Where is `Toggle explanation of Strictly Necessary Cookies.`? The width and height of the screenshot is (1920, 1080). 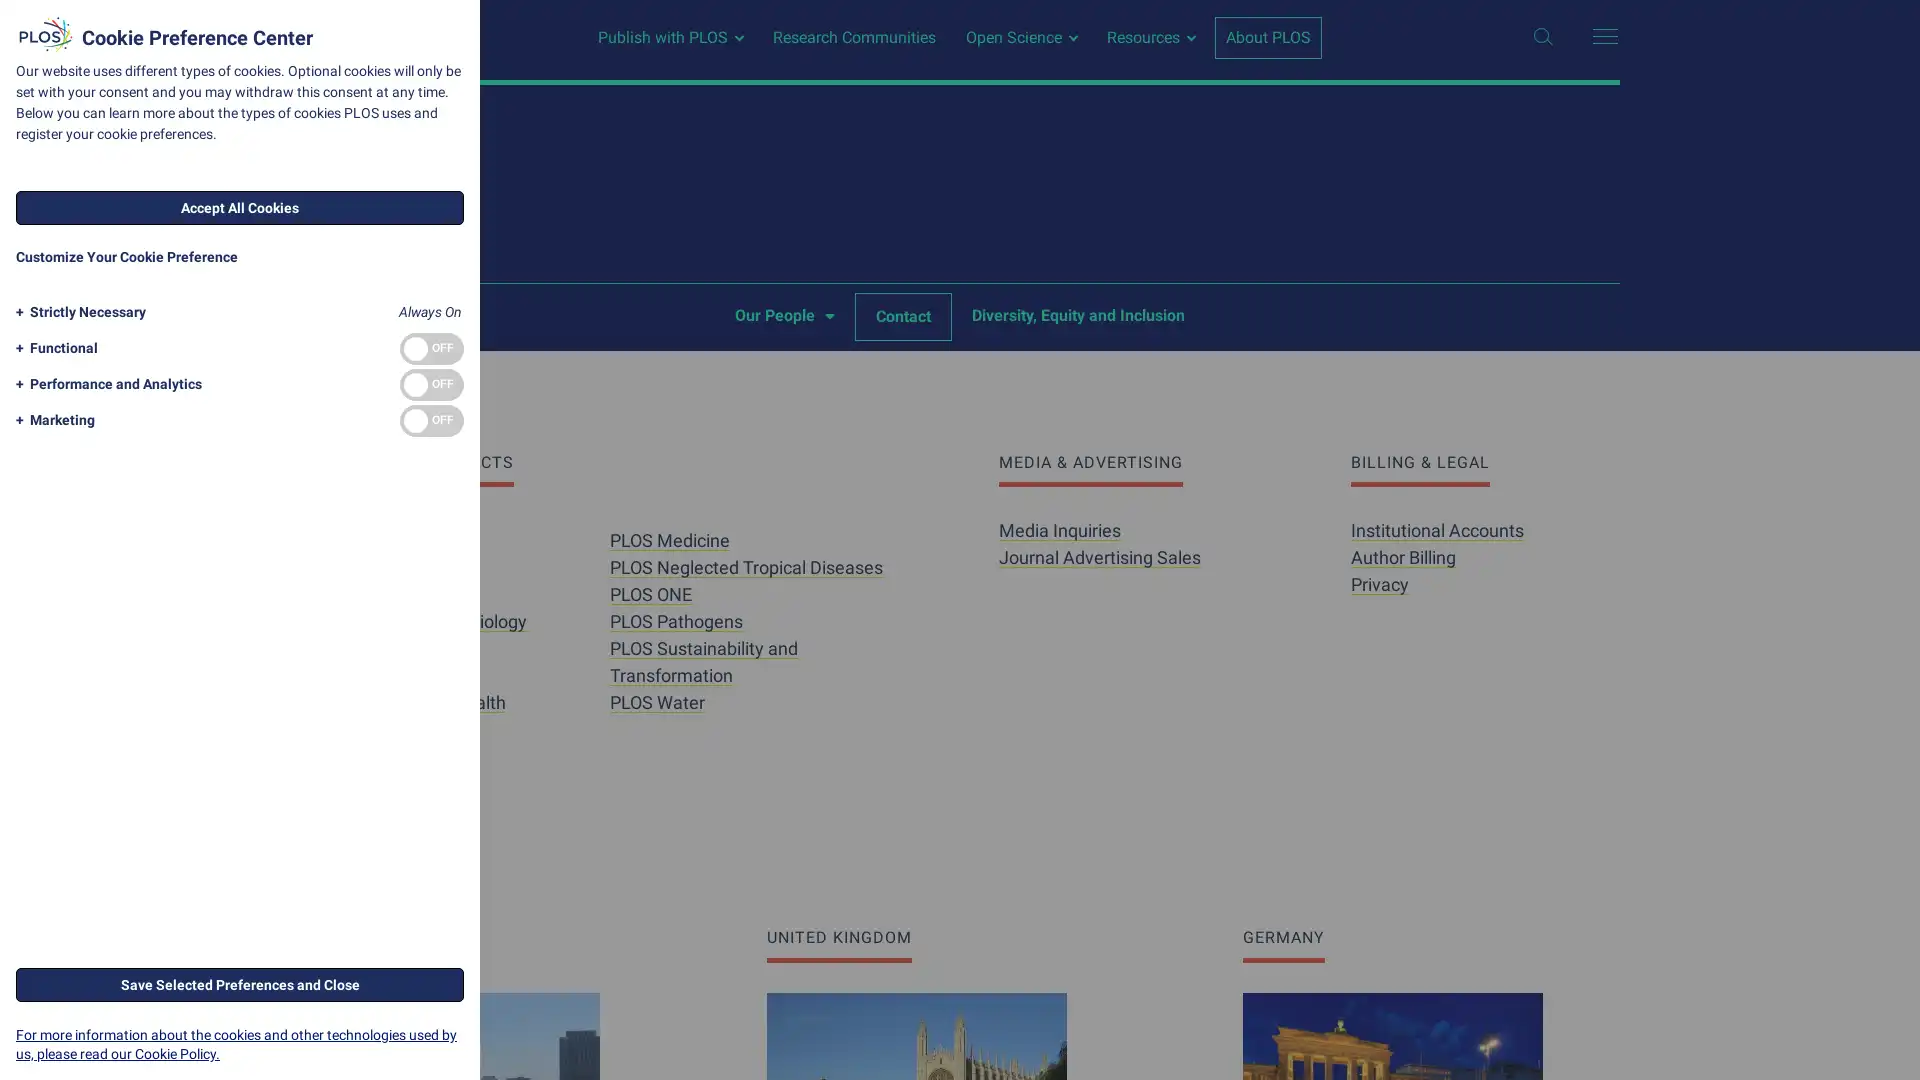 Toggle explanation of Strictly Necessary Cookies. is located at coordinates (77, 312).